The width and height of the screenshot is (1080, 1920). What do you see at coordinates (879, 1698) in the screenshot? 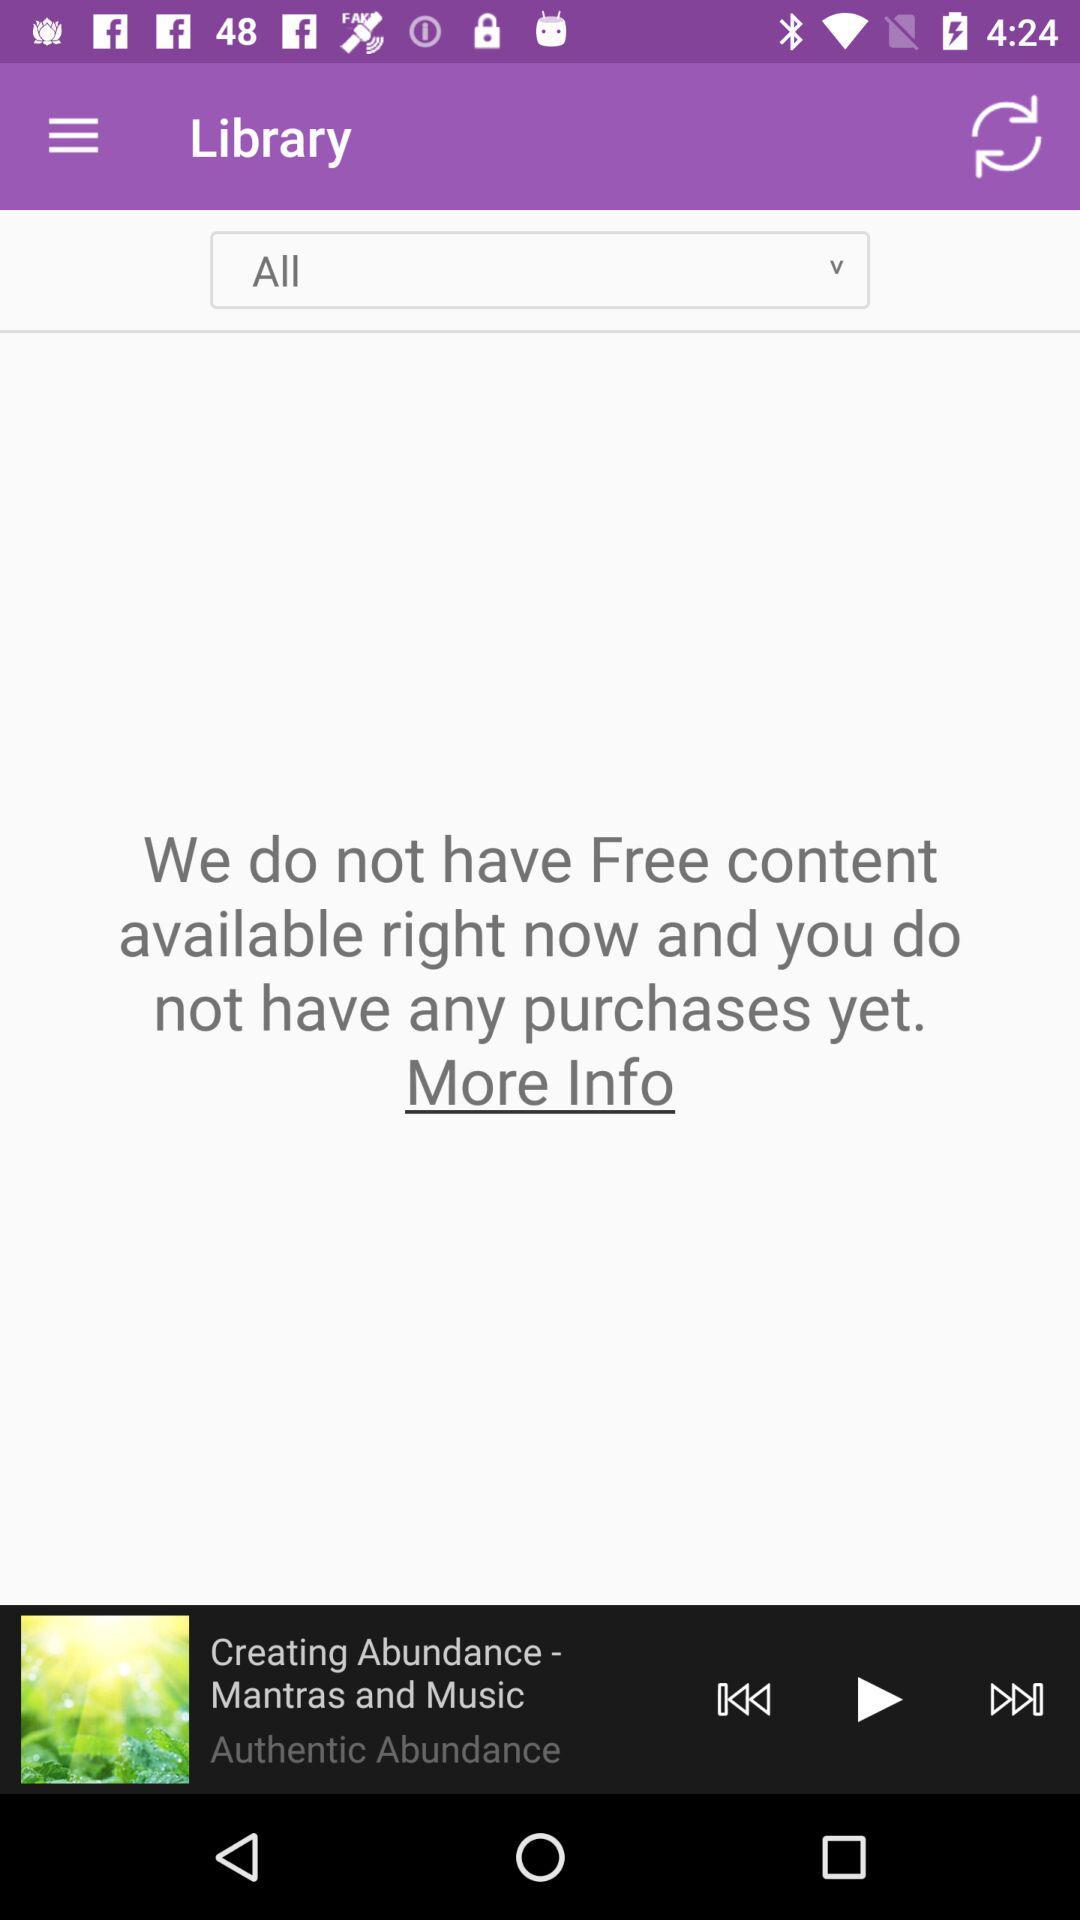
I see `next sample` at bounding box center [879, 1698].